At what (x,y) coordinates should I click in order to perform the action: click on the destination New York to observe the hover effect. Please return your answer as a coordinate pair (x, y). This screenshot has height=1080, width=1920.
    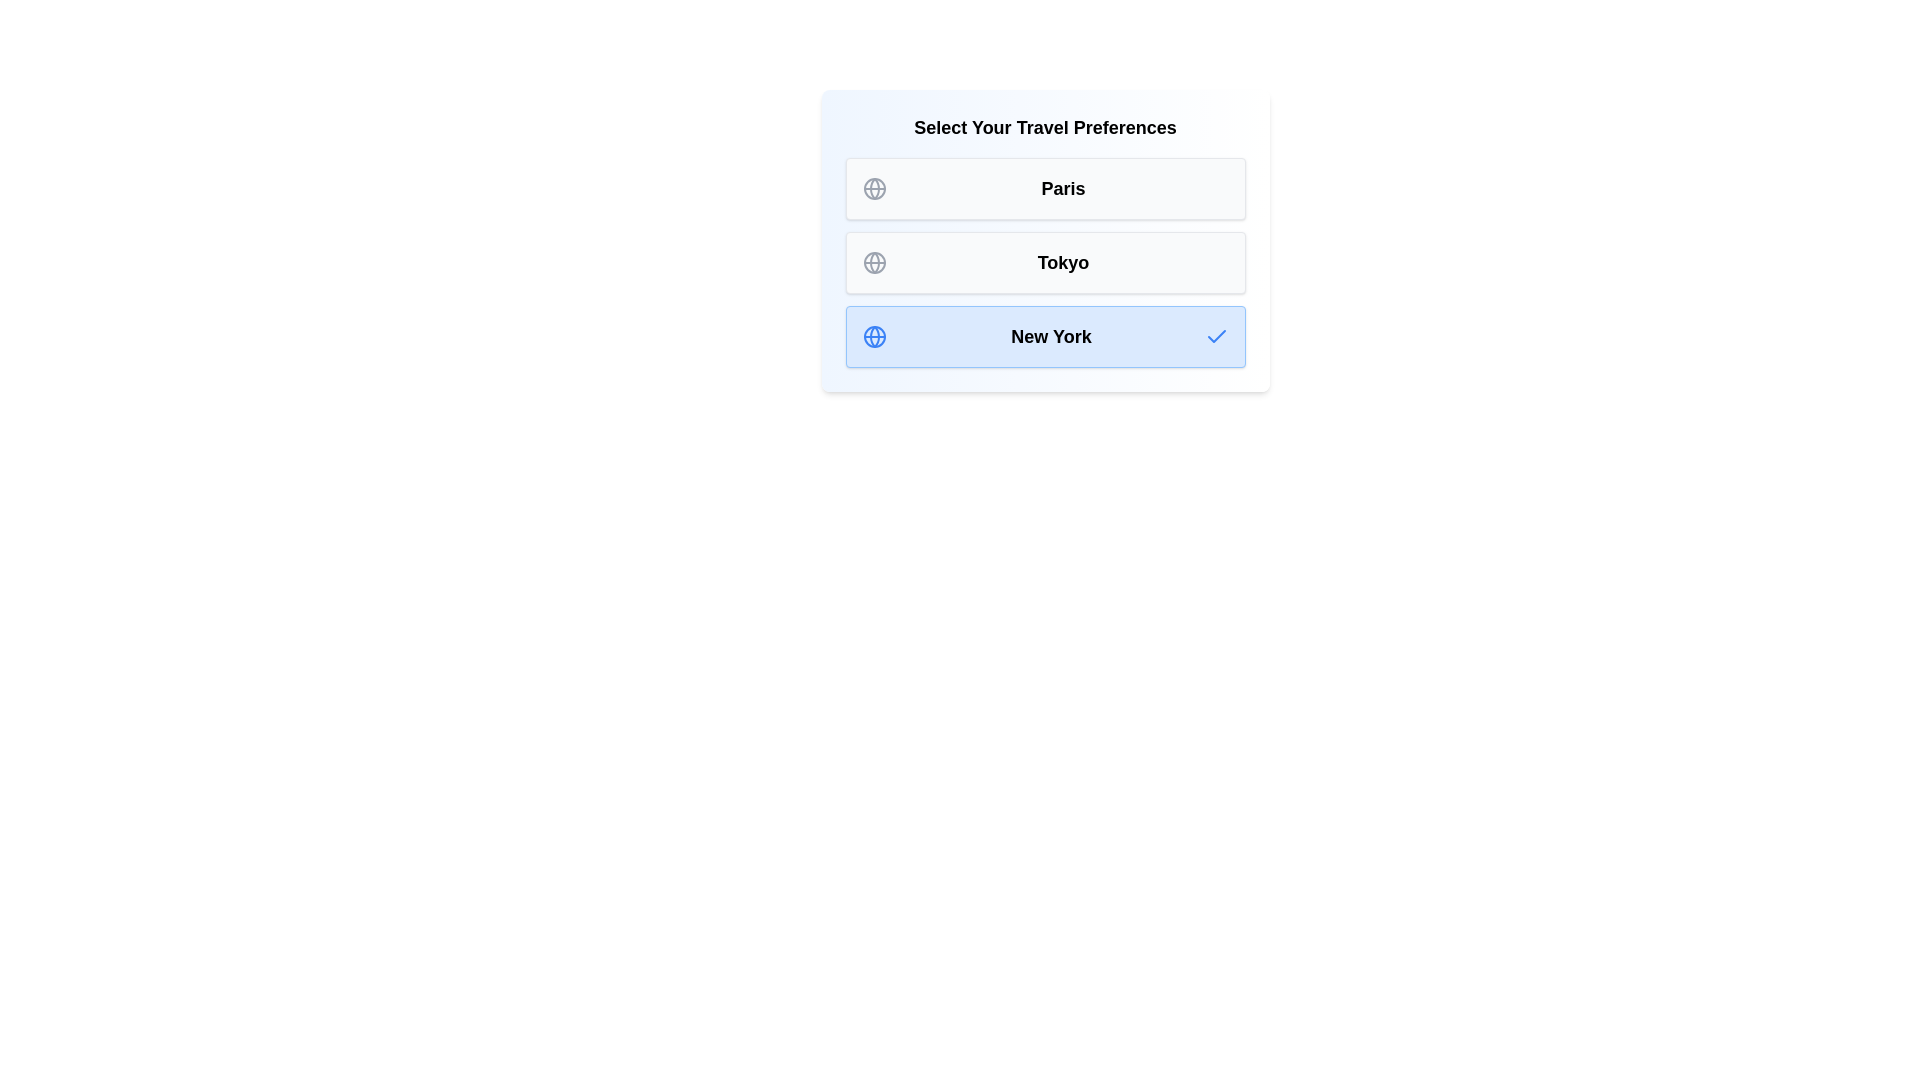
    Looking at the image, I should click on (1044, 335).